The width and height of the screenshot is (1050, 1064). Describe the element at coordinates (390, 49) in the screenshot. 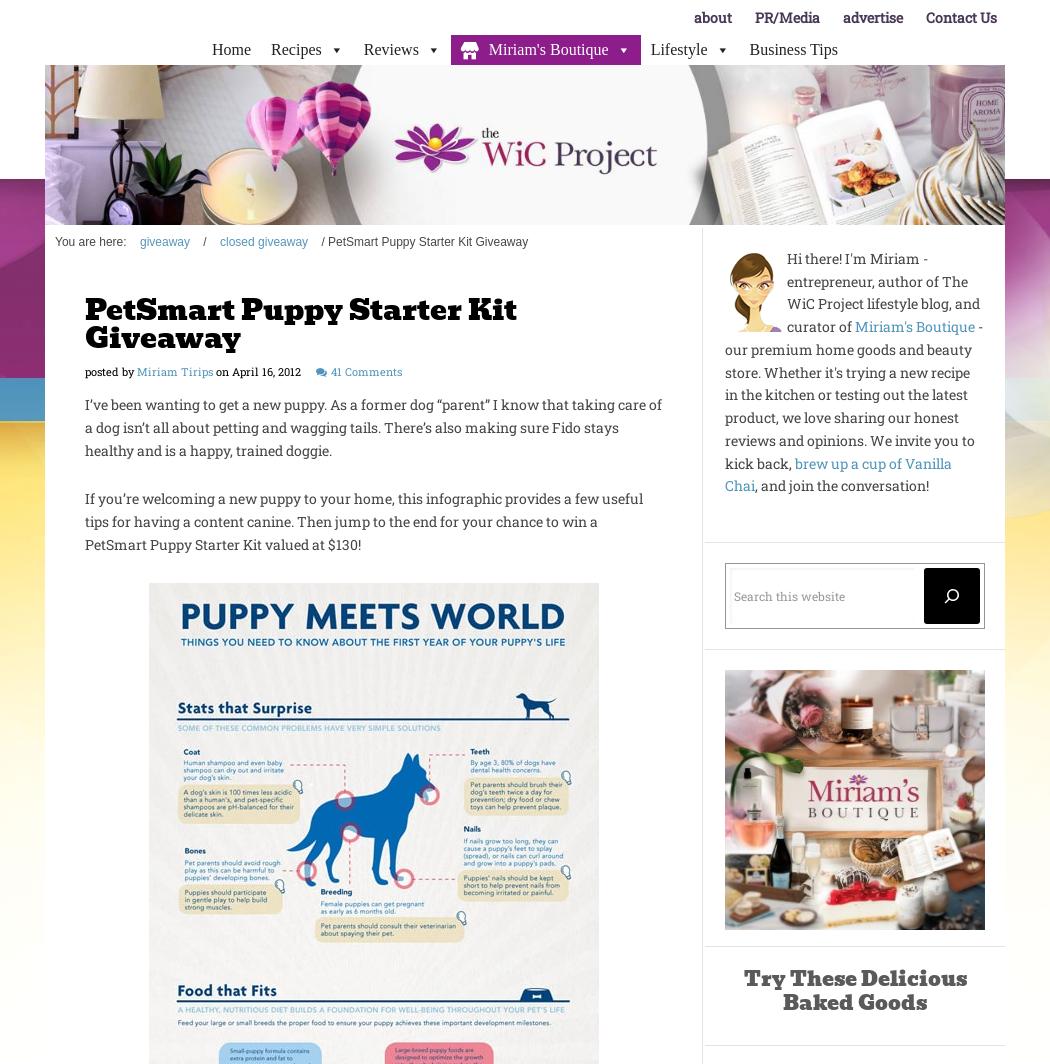

I see `'Reviews'` at that location.